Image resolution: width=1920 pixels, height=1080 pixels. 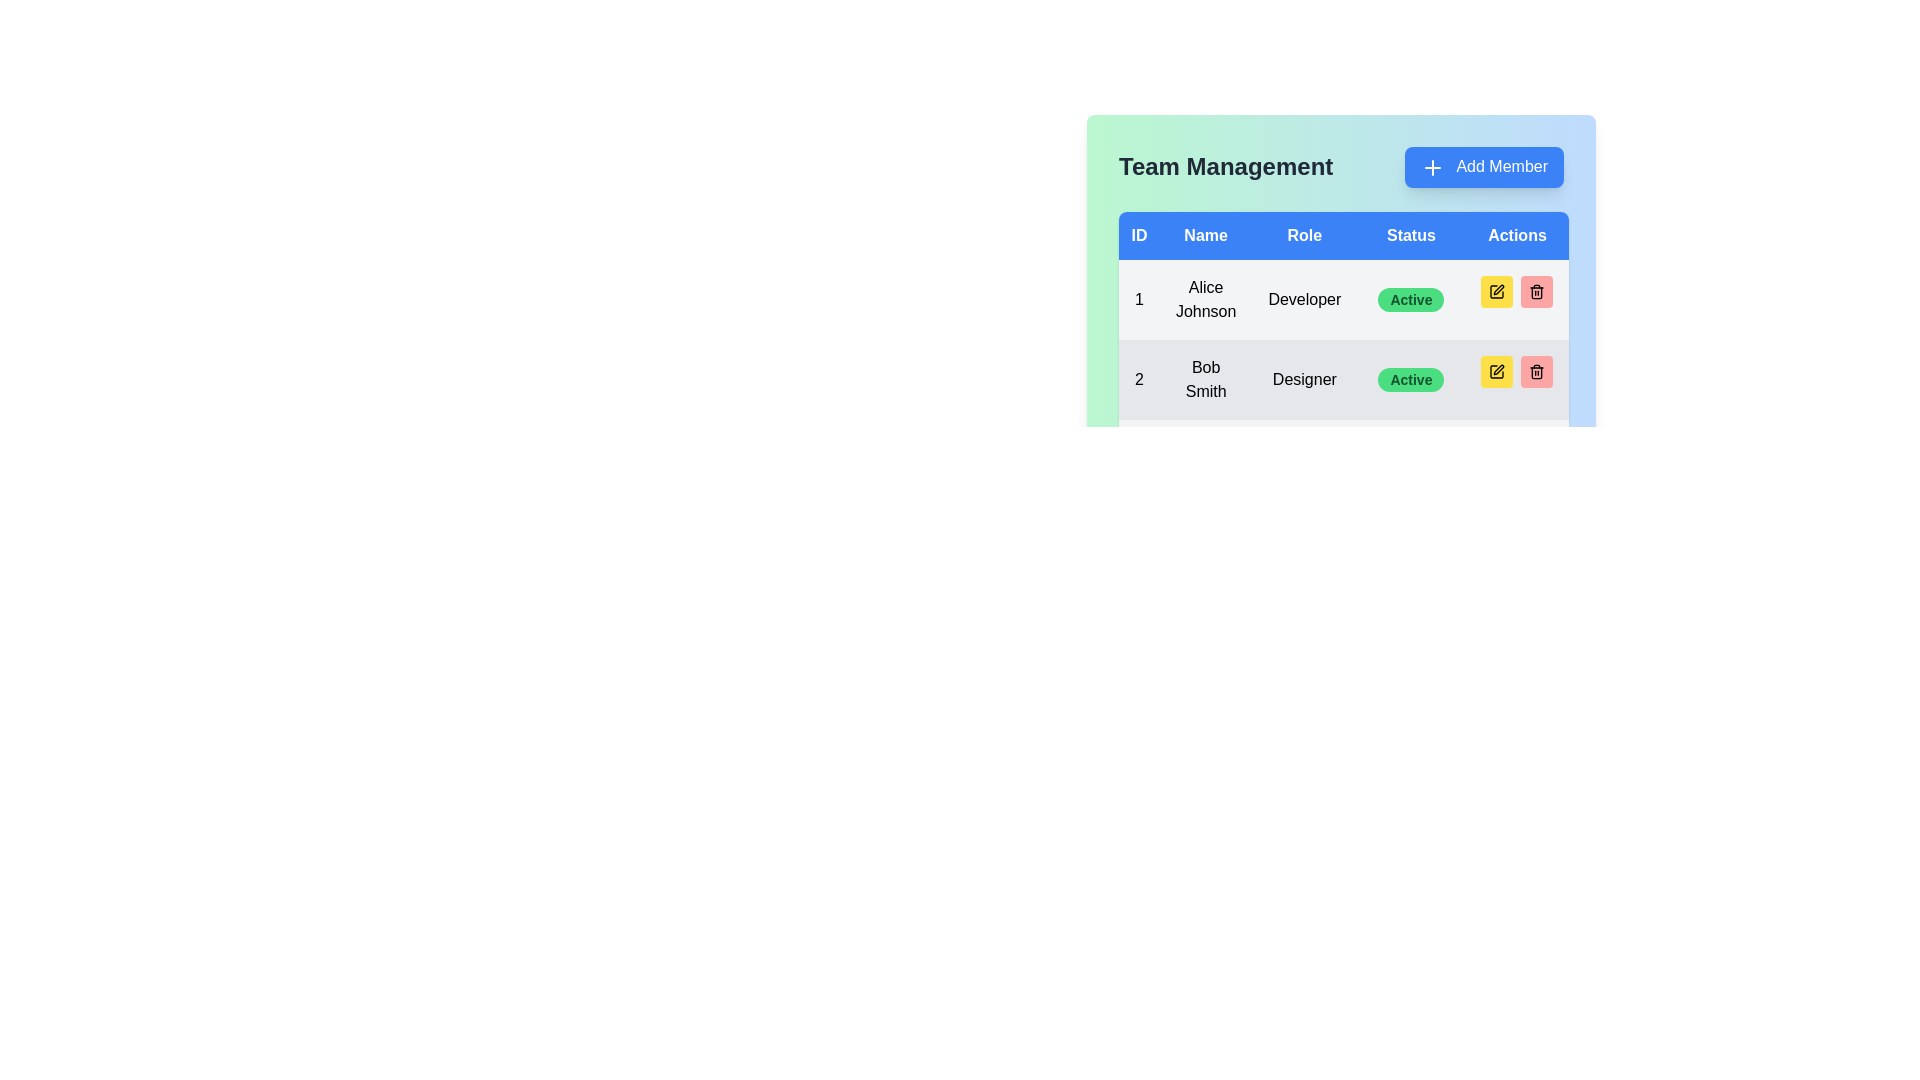 What do you see at coordinates (1497, 371) in the screenshot?
I see `the edit Icon button located in the Actions column of the second row in the Team Management interface` at bounding box center [1497, 371].